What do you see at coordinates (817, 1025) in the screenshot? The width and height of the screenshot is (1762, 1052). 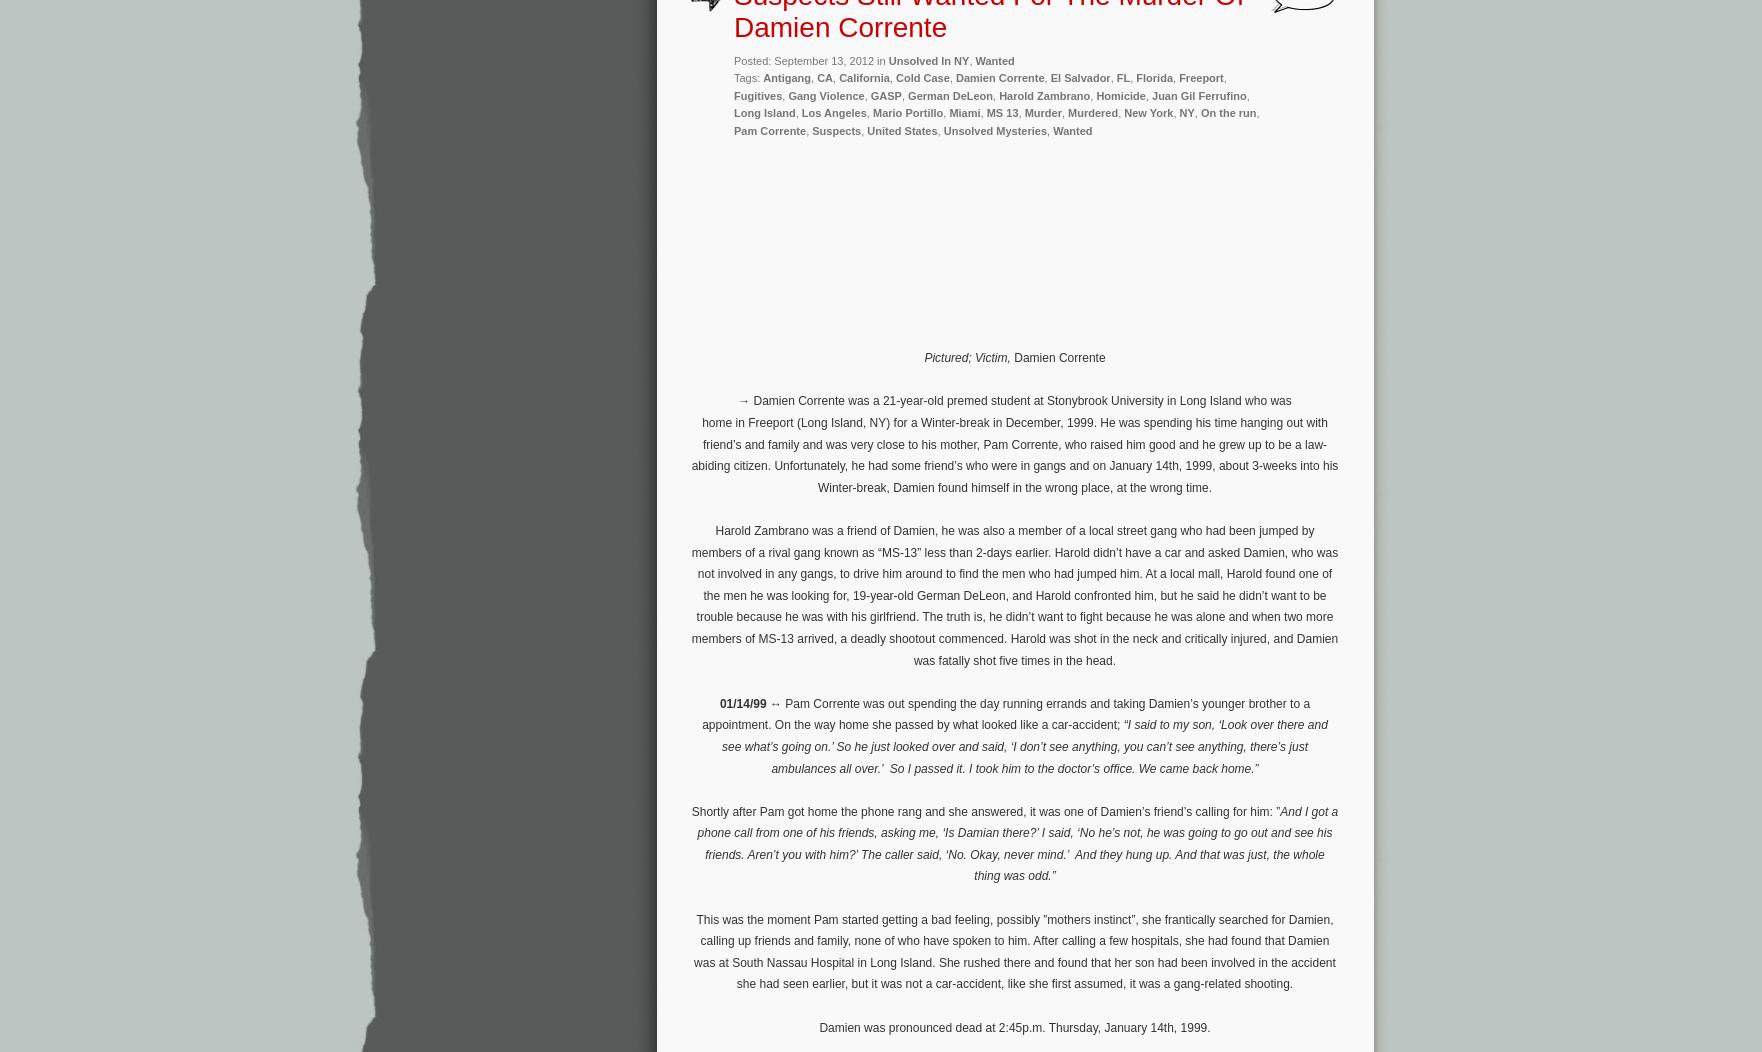 I see `'Damien was pronounced dead at 2:45p.m. Thursday, January 14th, 1999.'` at bounding box center [817, 1025].